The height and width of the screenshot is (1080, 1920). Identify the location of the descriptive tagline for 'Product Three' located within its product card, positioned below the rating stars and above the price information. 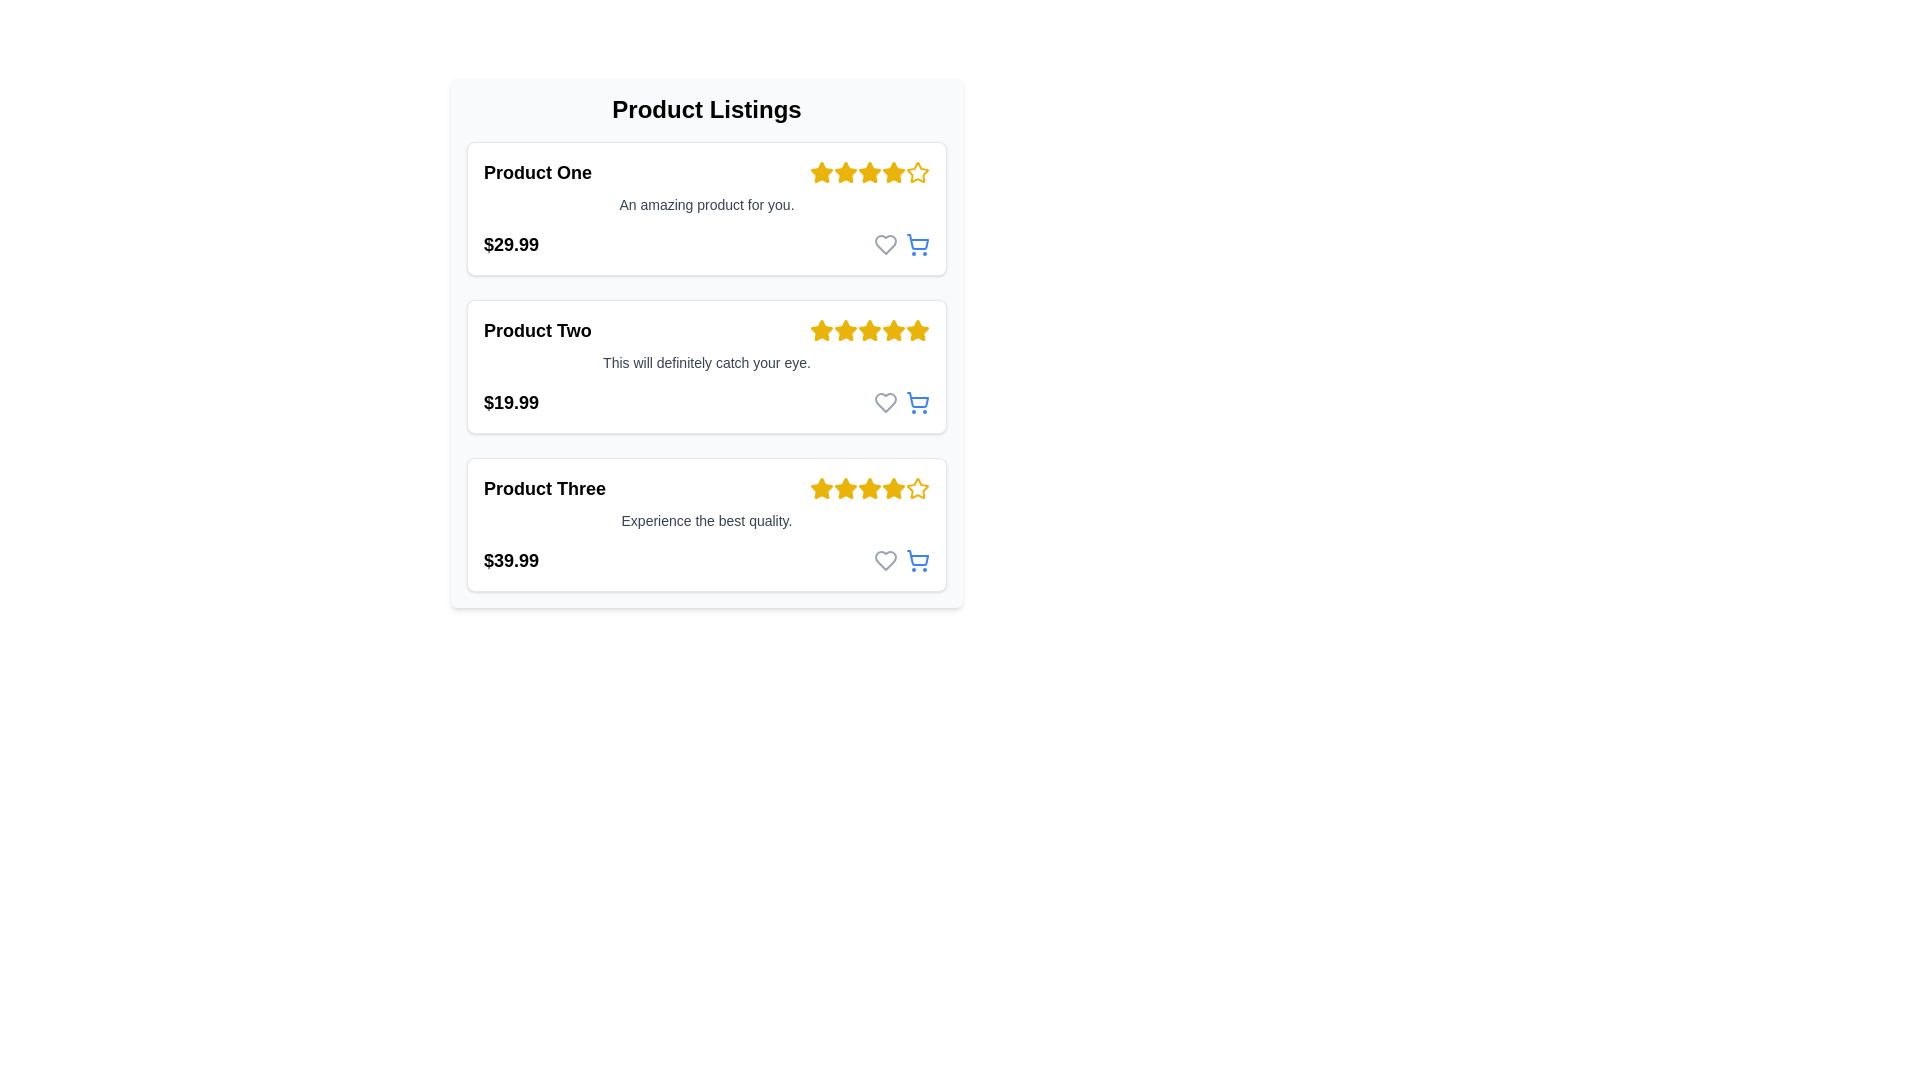
(706, 519).